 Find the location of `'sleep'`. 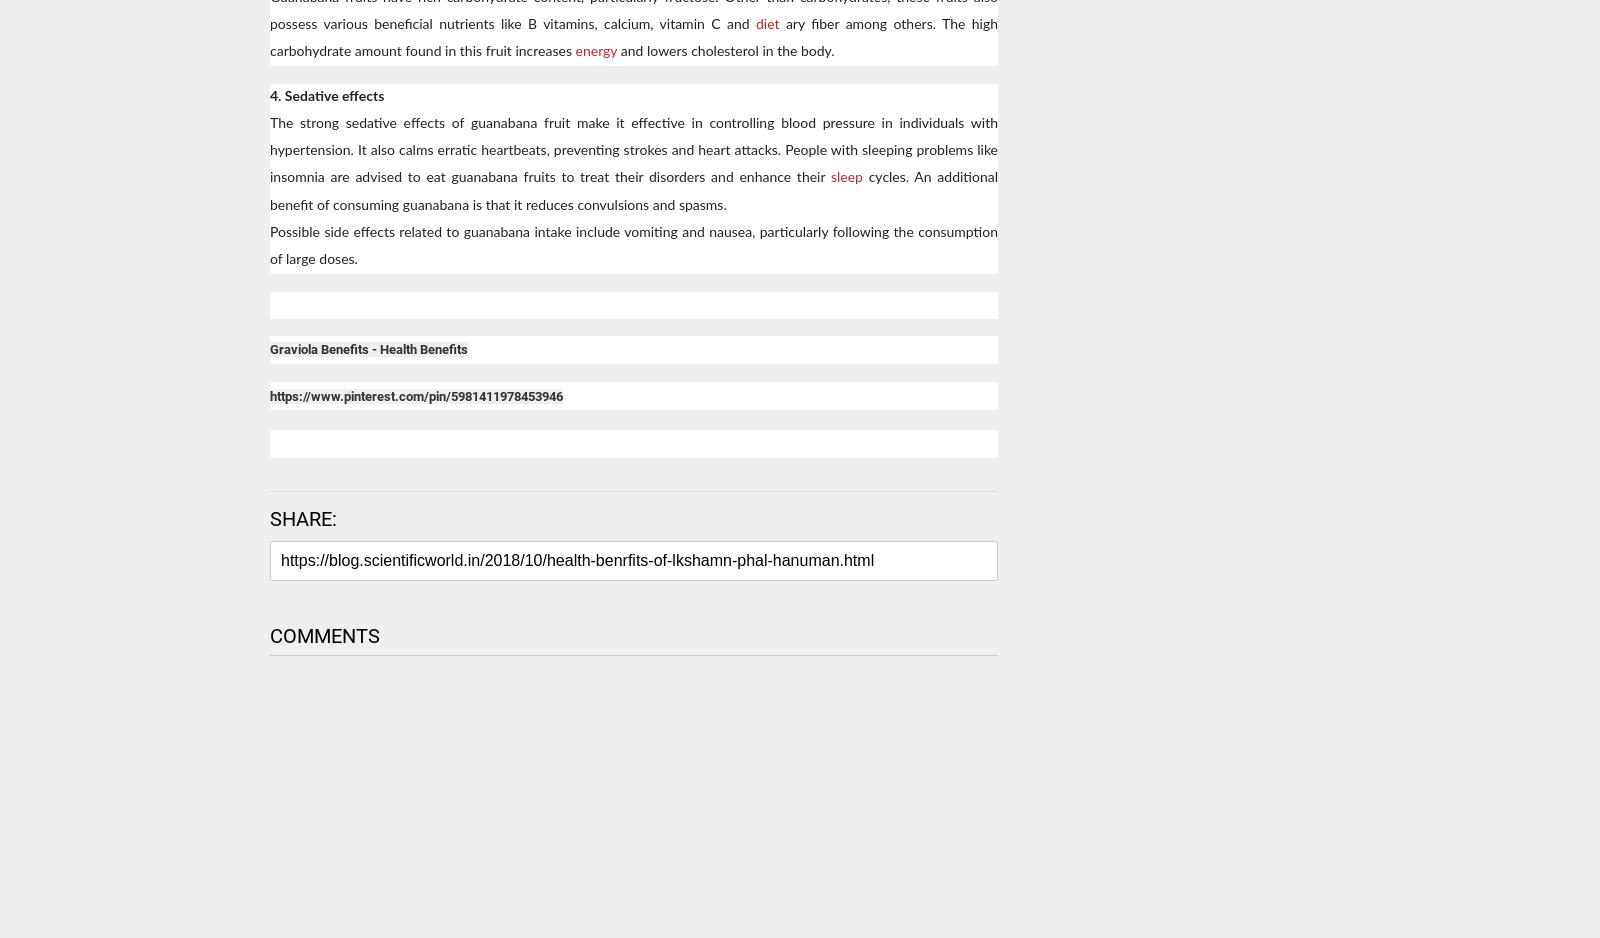

'sleep' is located at coordinates (847, 177).